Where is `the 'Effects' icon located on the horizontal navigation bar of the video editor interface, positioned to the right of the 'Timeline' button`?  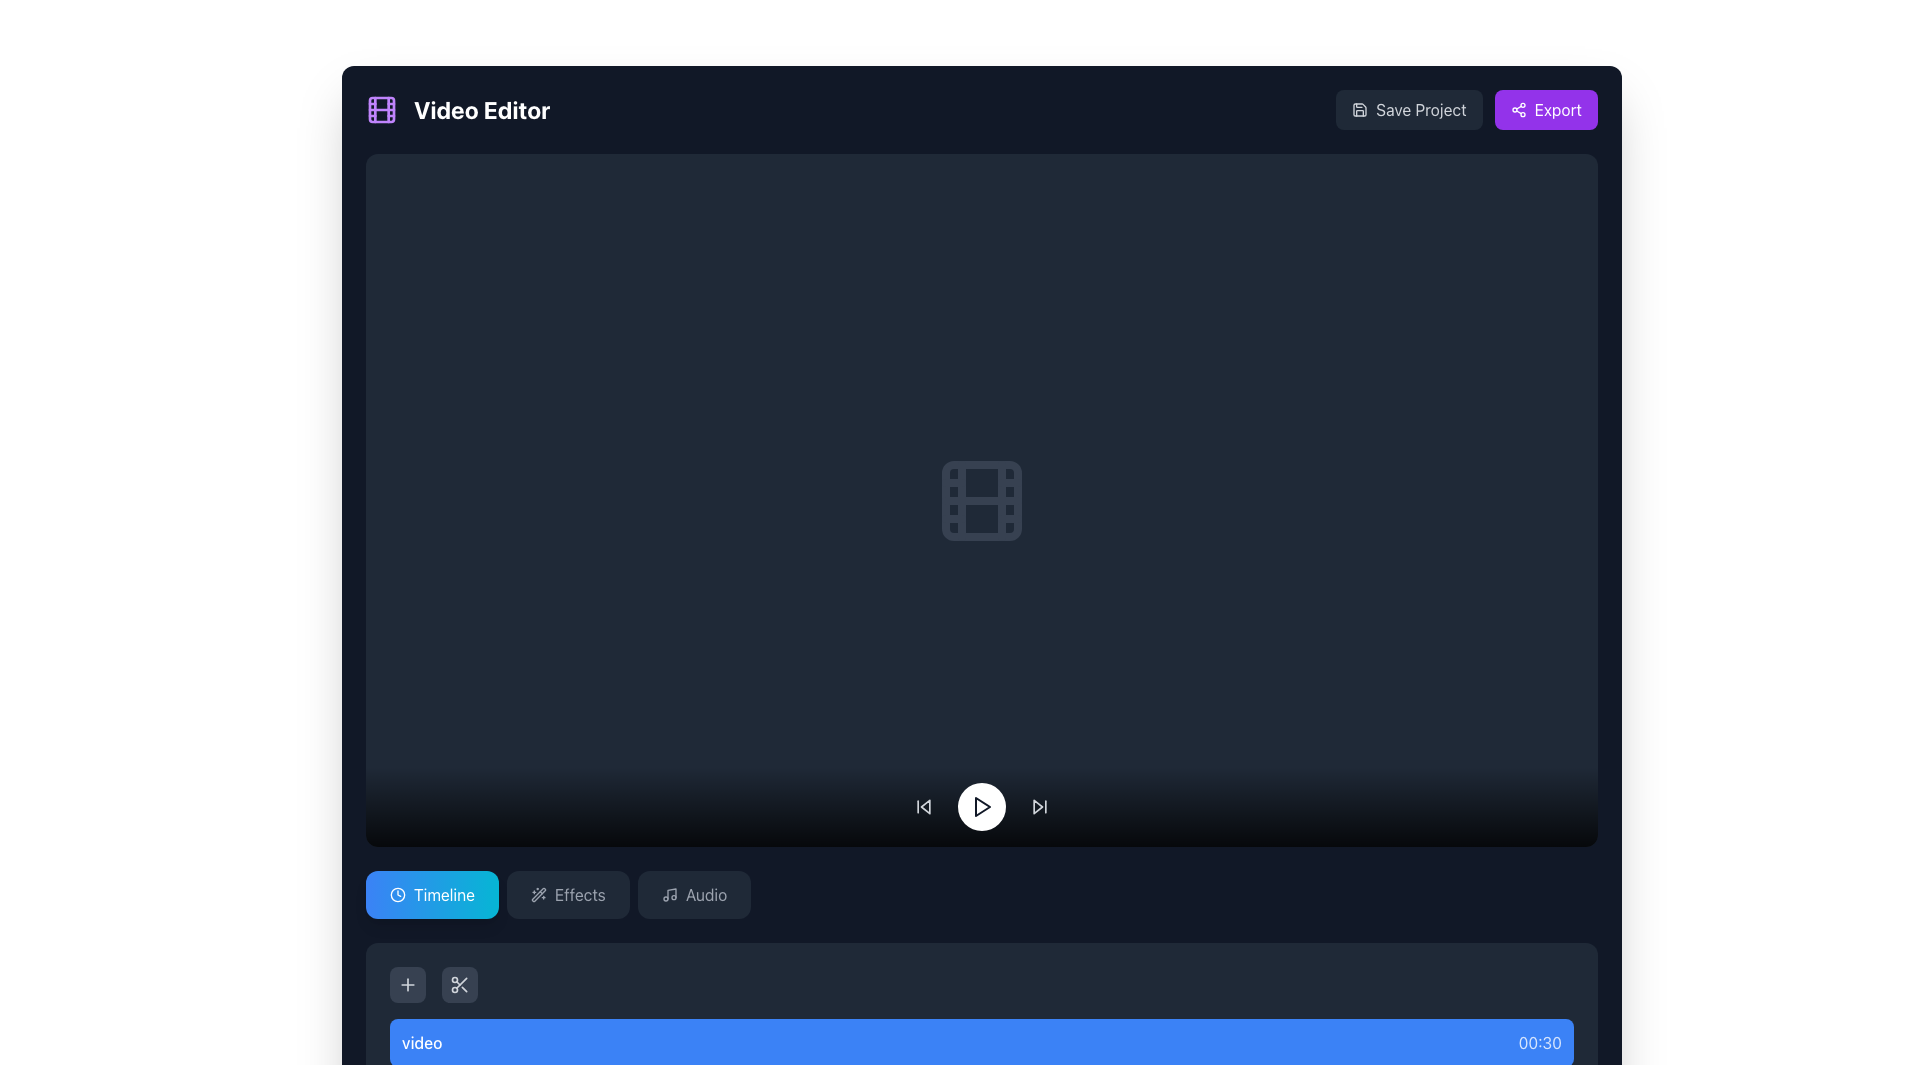 the 'Effects' icon located on the horizontal navigation bar of the video editor interface, positioned to the right of the 'Timeline' button is located at coordinates (538, 893).